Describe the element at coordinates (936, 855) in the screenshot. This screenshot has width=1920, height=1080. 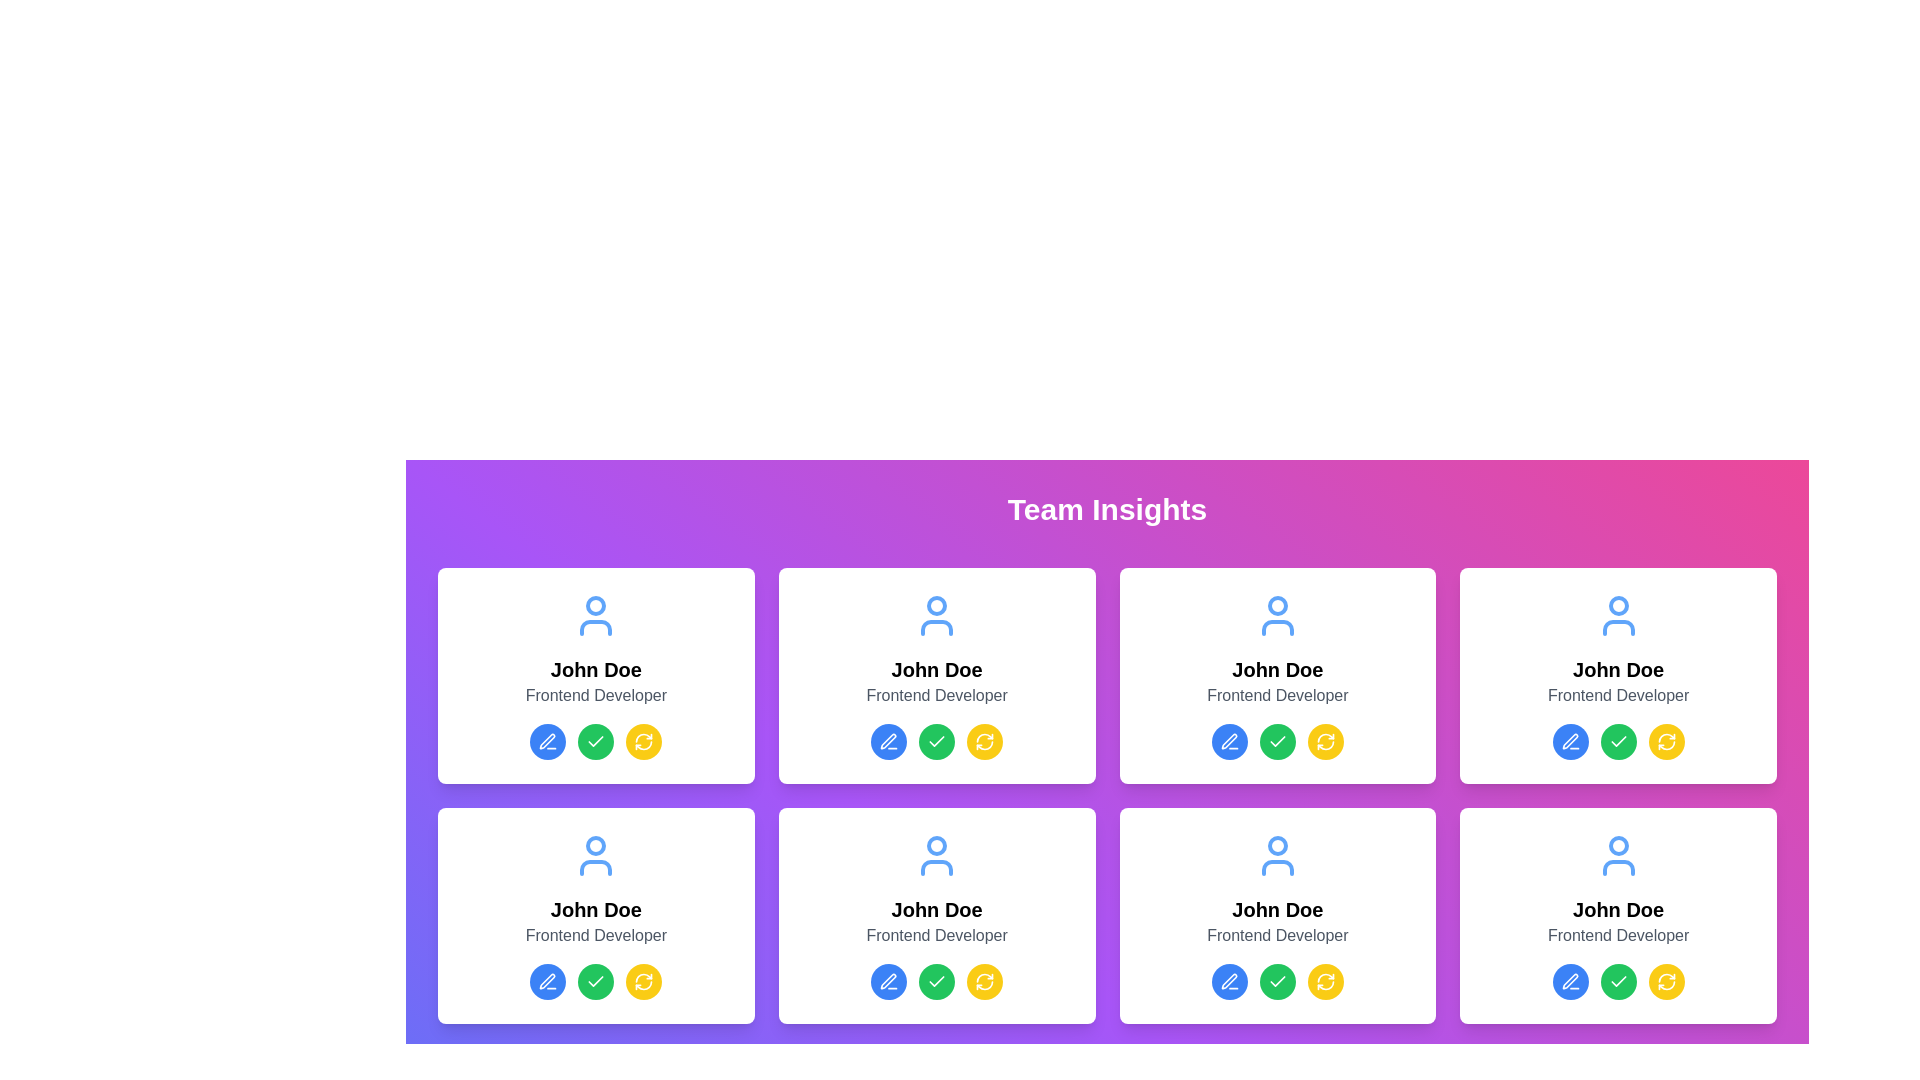
I see `the user profile icon with a circular head and curved shoulders, styled in blue, located near the top center of the second card in the second row of the grid layout` at that location.